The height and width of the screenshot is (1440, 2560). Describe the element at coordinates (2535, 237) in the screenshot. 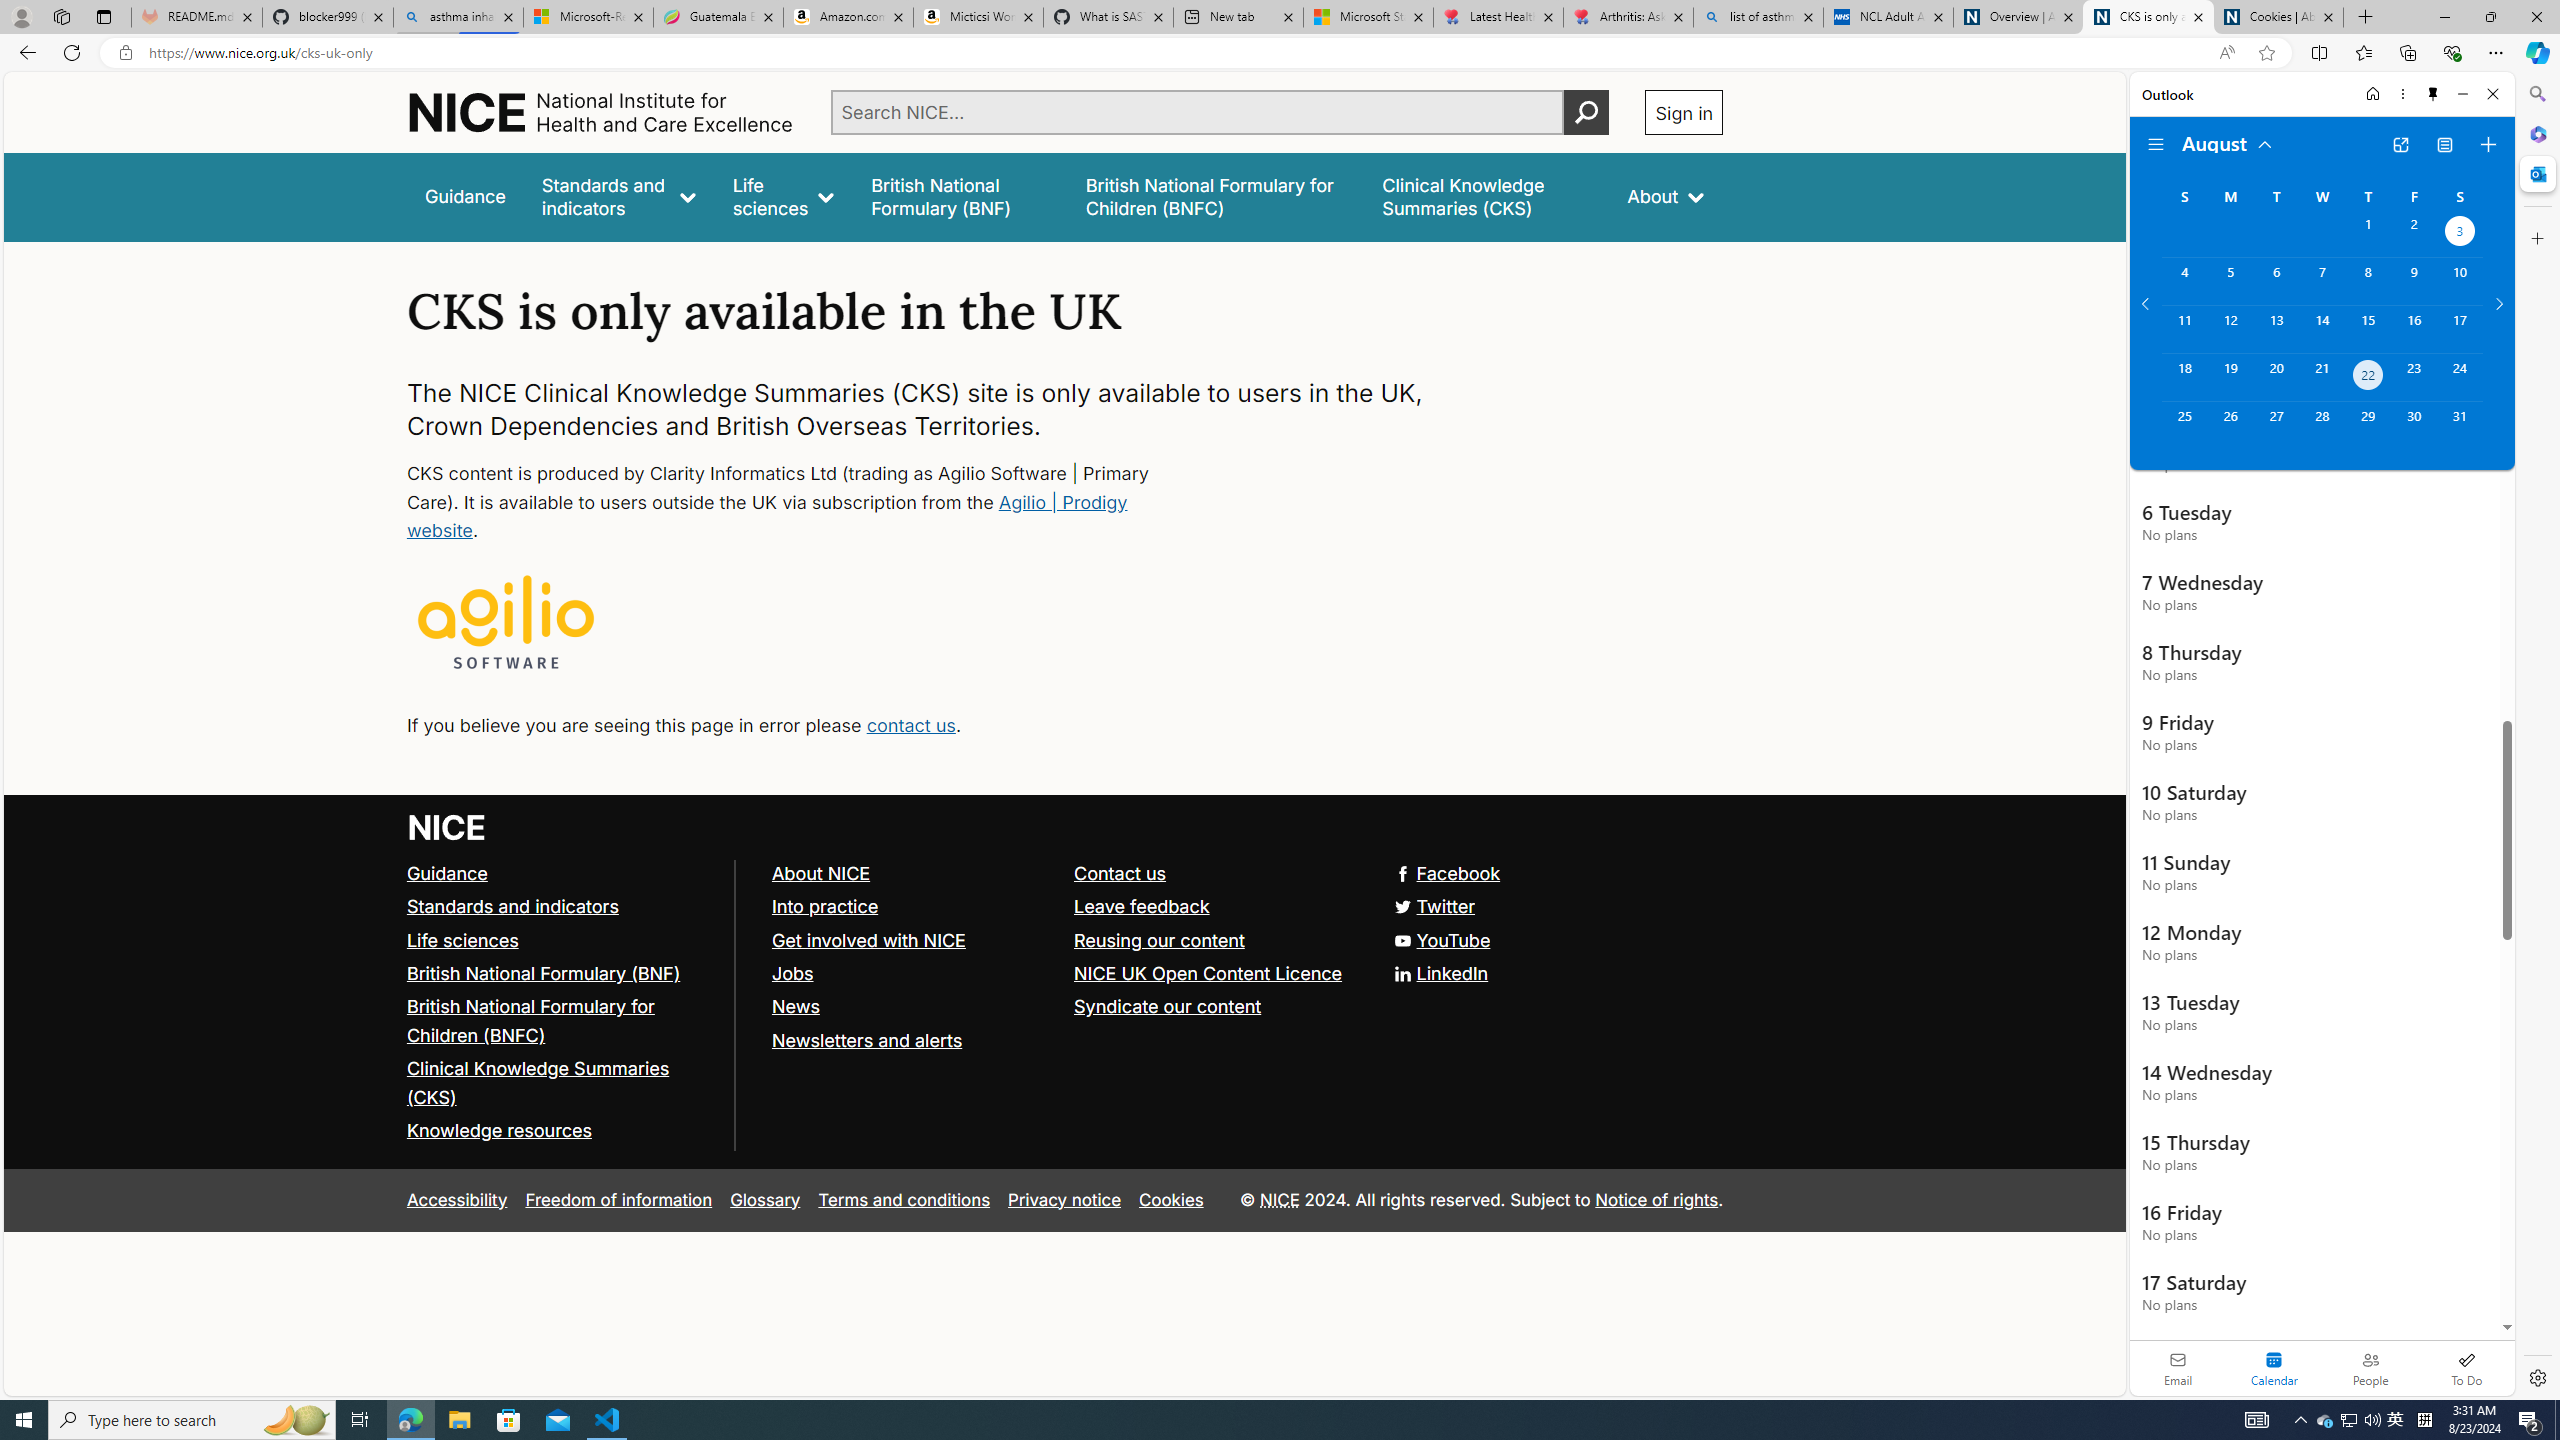

I see `'Close Customize pane'` at that location.